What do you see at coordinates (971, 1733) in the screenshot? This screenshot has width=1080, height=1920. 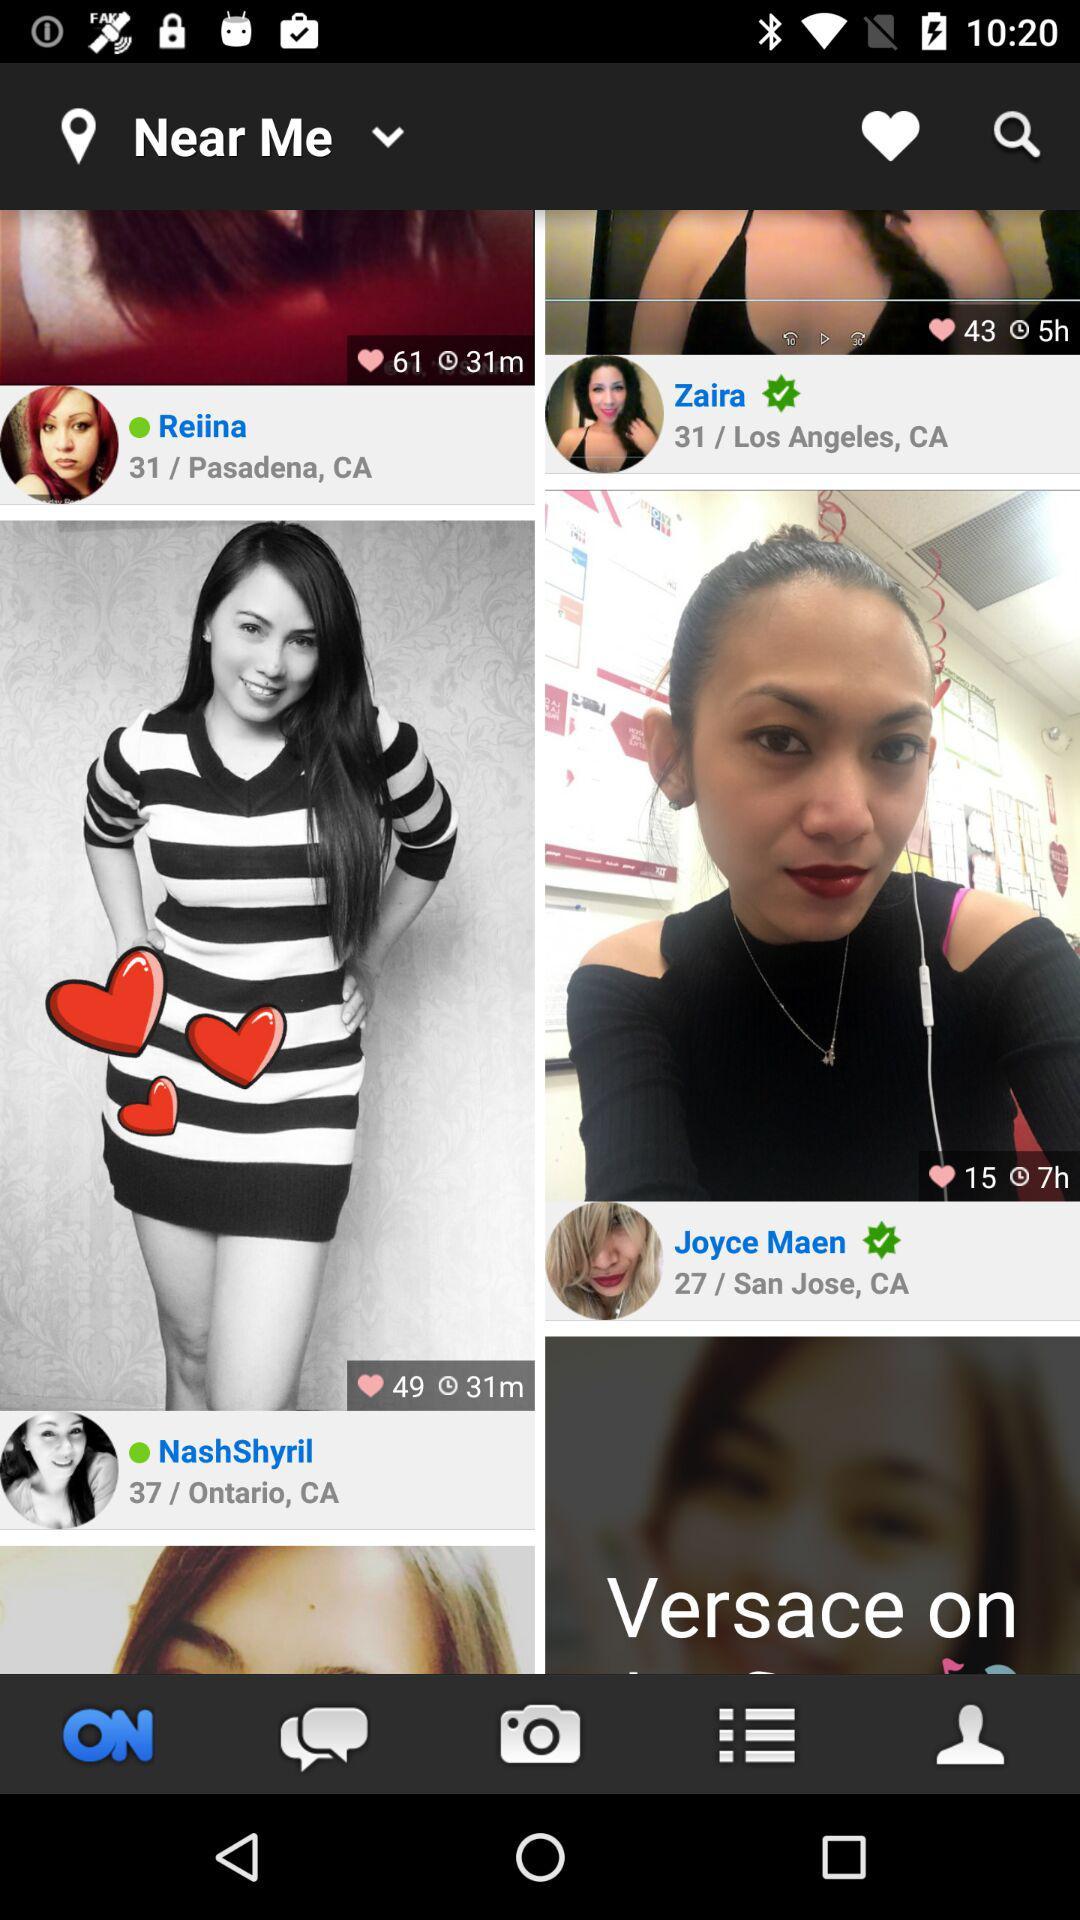 I see `the avatar icon` at bounding box center [971, 1733].